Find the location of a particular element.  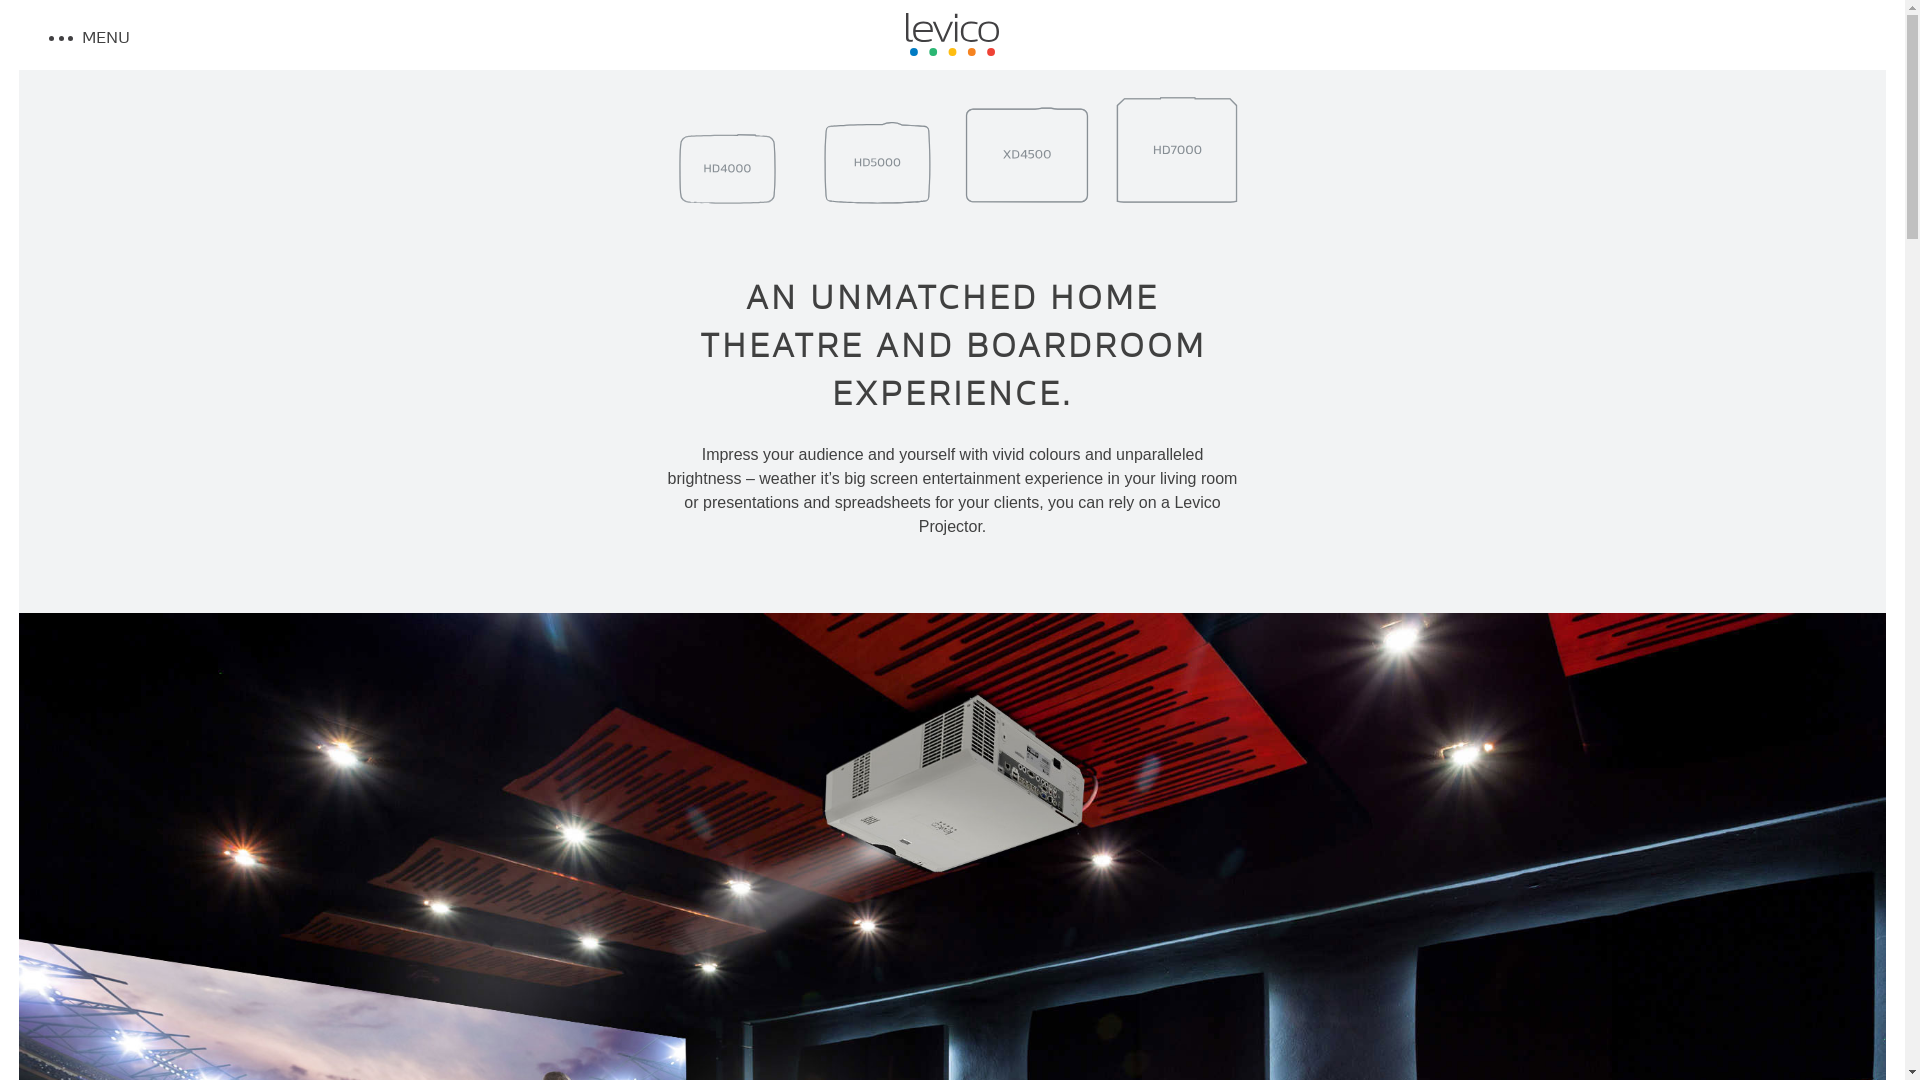

'0' is located at coordinates (1176, 152).